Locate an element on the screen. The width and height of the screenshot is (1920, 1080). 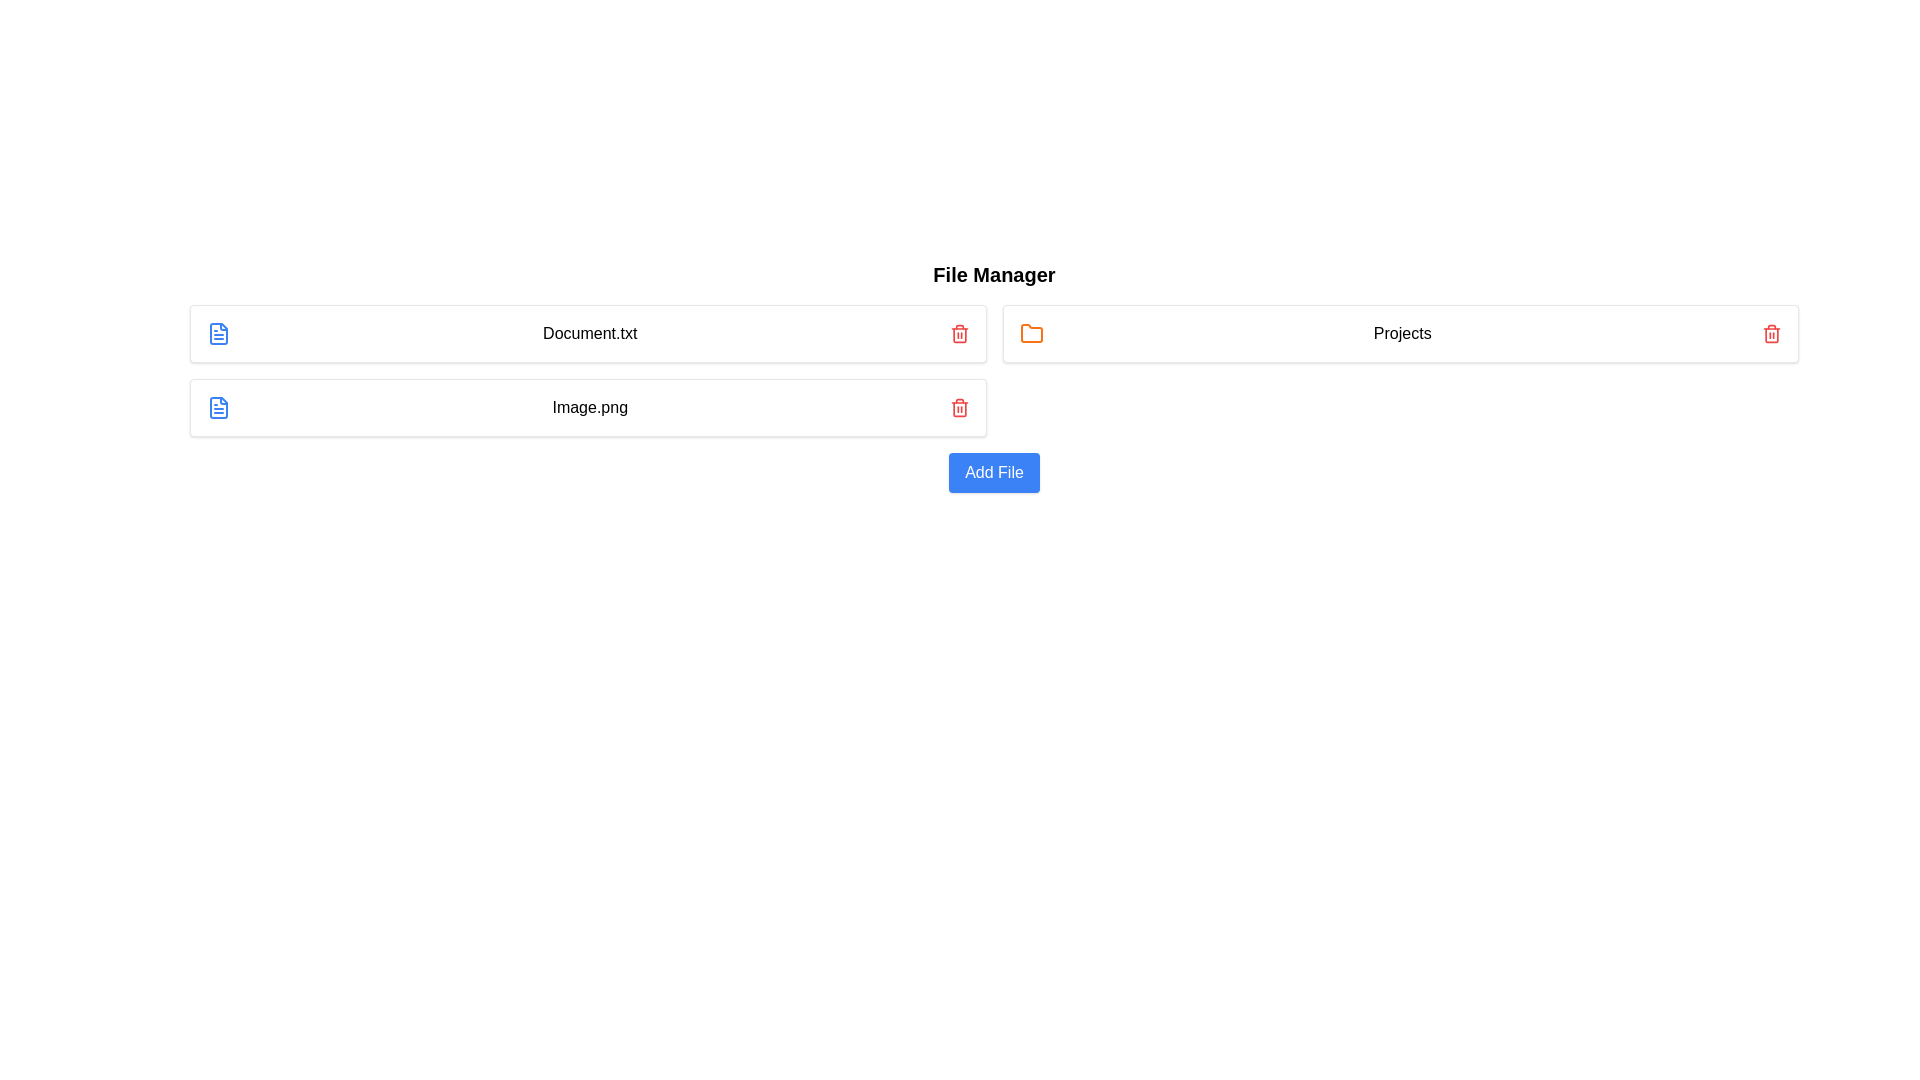
the file icon, which is a blue pictogram representing a file with a fold at the top right corner is located at coordinates (219, 407).